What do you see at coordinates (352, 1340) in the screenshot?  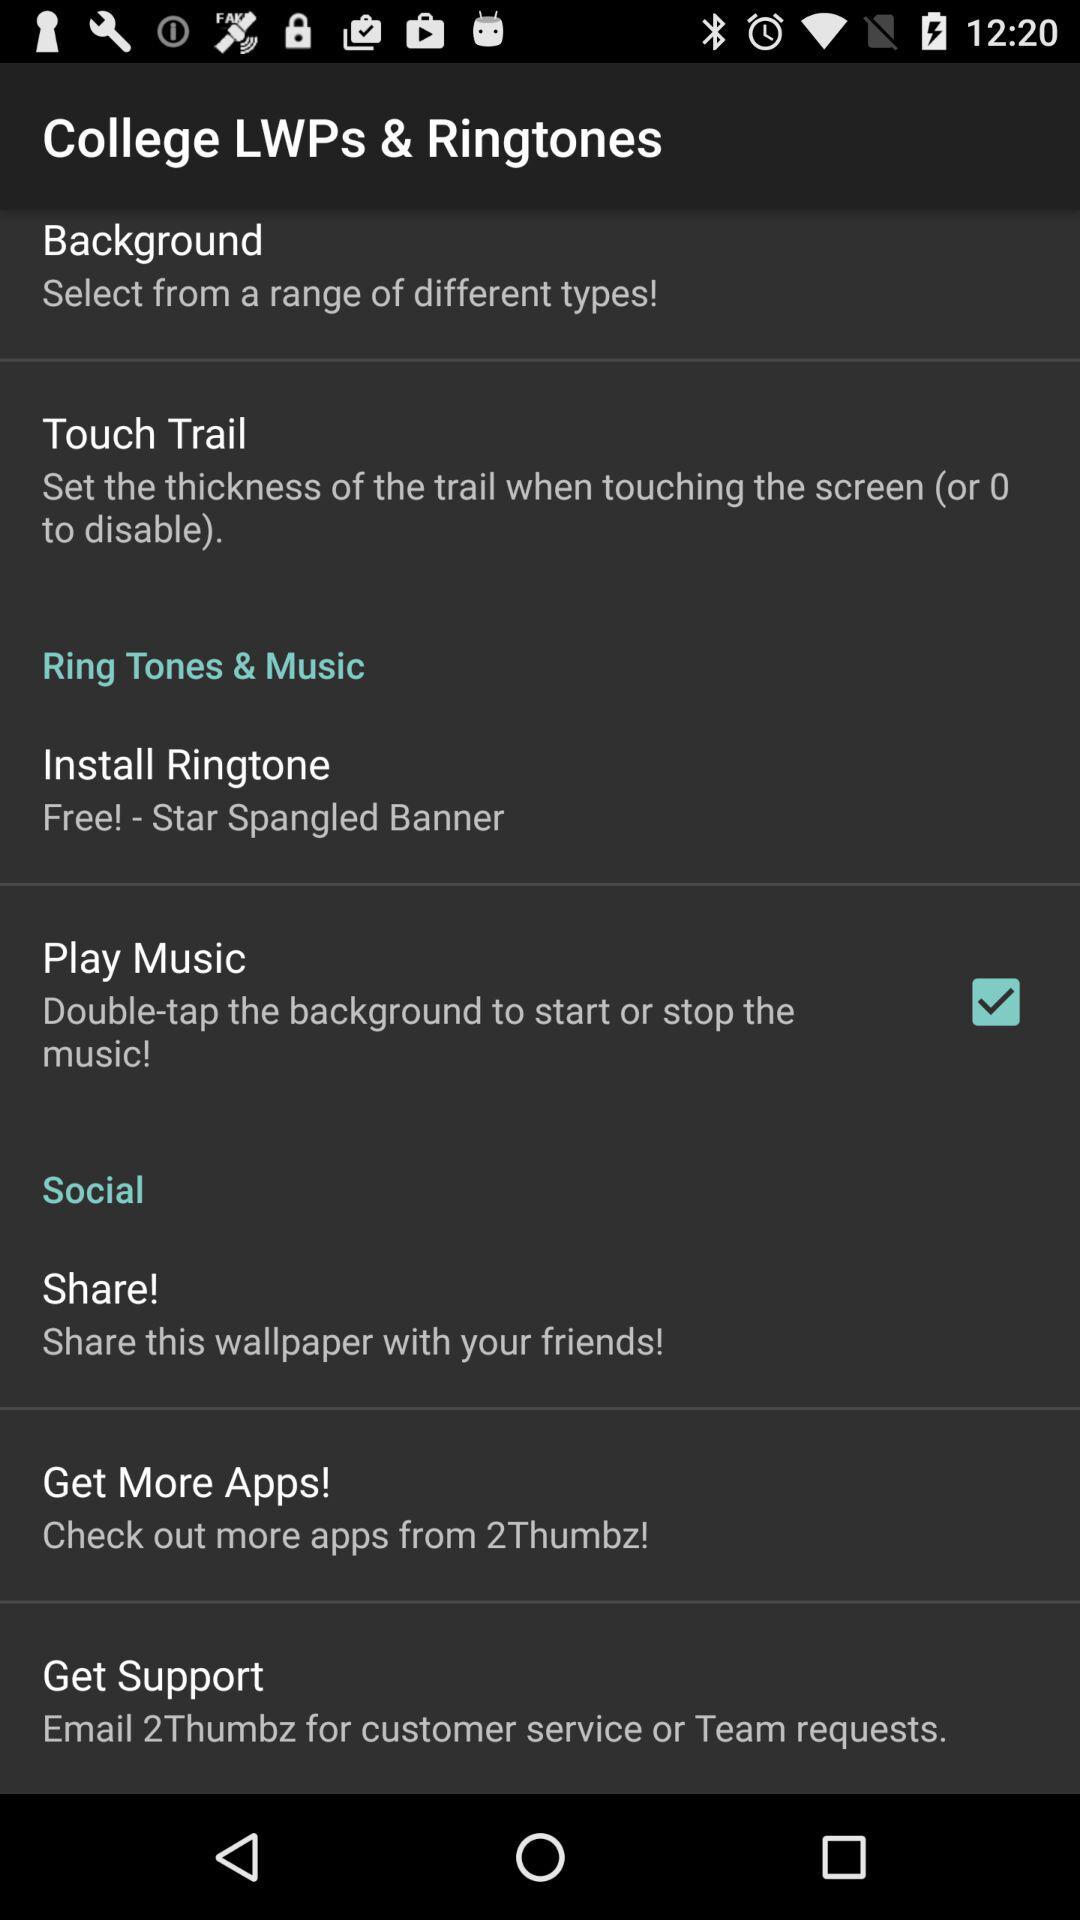 I see `the share this wallpaper` at bounding box center [352, 1340].